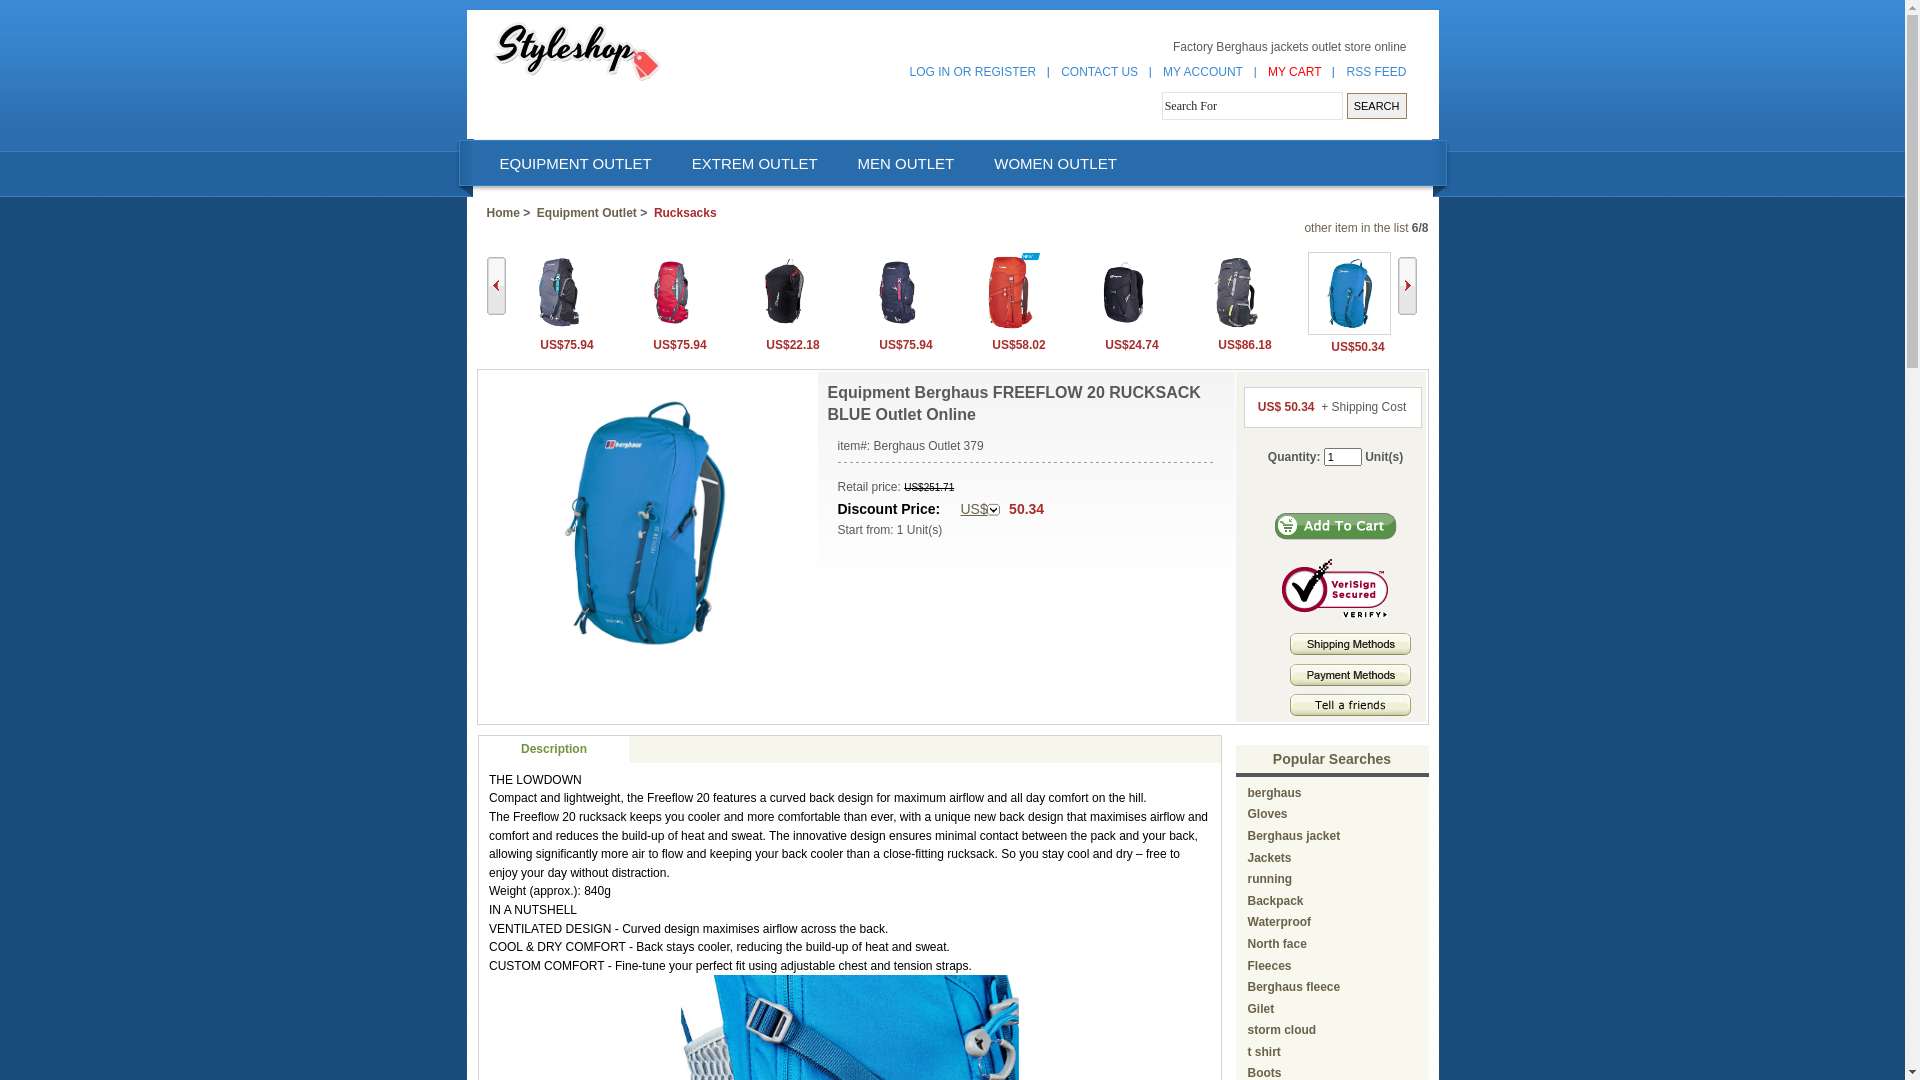 The width and height of the screenshot is (1920, 1080). I want to click on ' Berghaus outlet ', so click(575, 50).